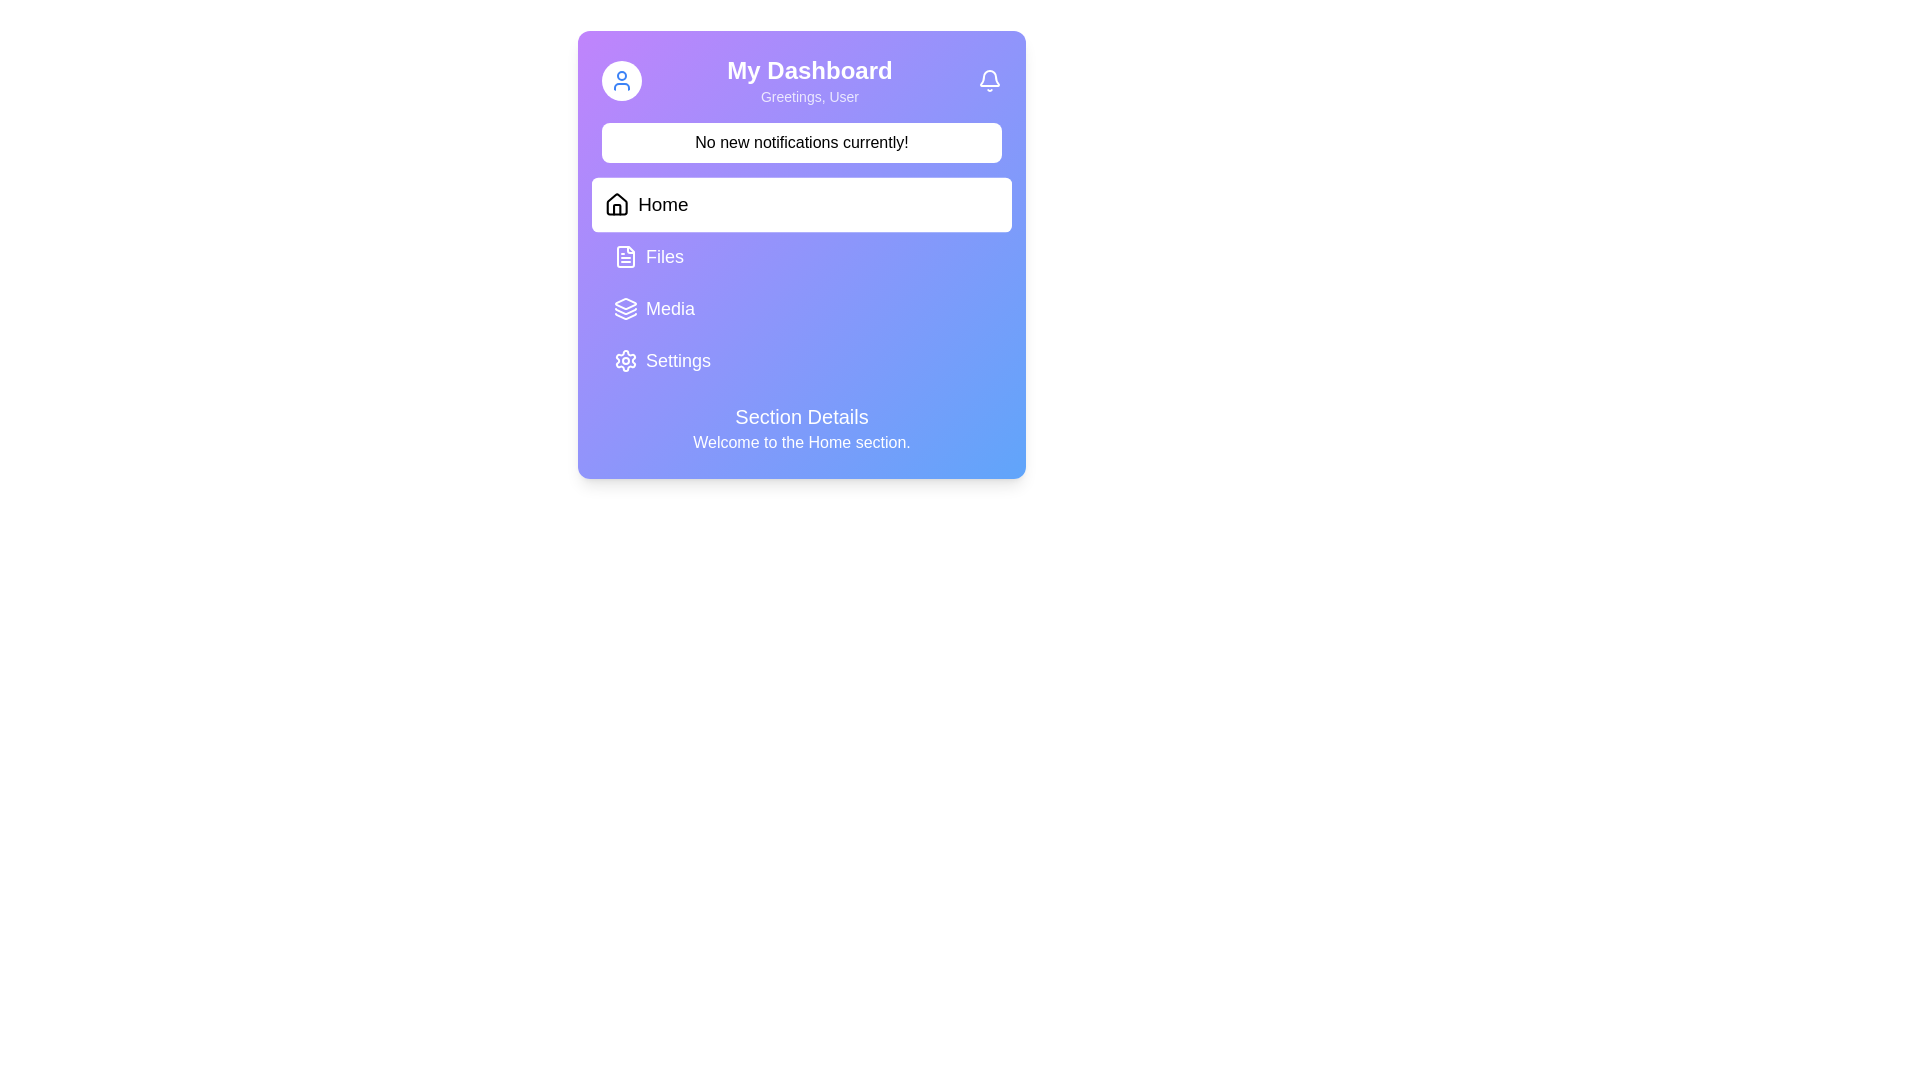  Describe the element at coordinates (665, 256) in the screenshot. I see `the text label reading 'Files' in the vertical menu, which is styled with a larger font size and medium-bold weight, located second beneath the 'Home' option` at that location.